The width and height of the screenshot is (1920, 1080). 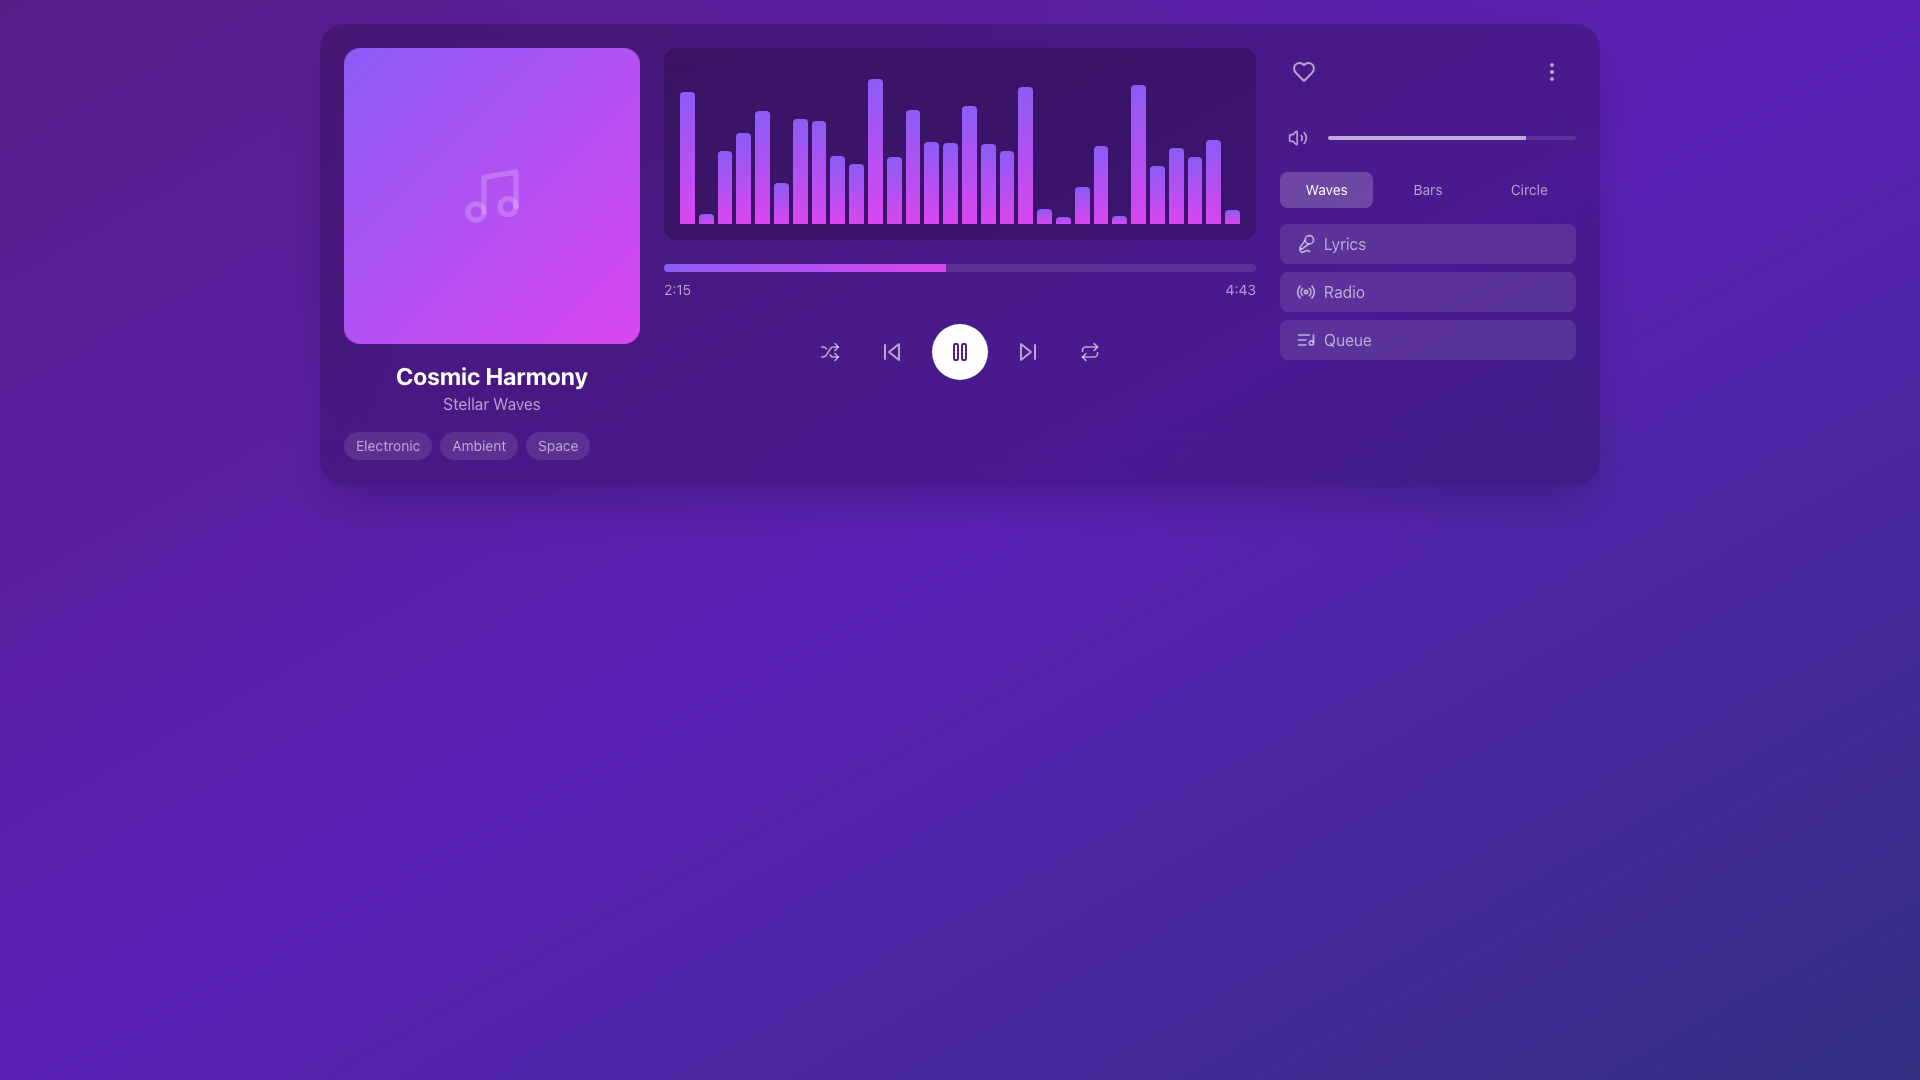 I want to click on the text displayed on the rounded rectangular label with the text 'Ambient', which is styled with a muted white color on a light purple background, located between the 'Electronic' and 'Space' tags, so click(x=478, y=445).